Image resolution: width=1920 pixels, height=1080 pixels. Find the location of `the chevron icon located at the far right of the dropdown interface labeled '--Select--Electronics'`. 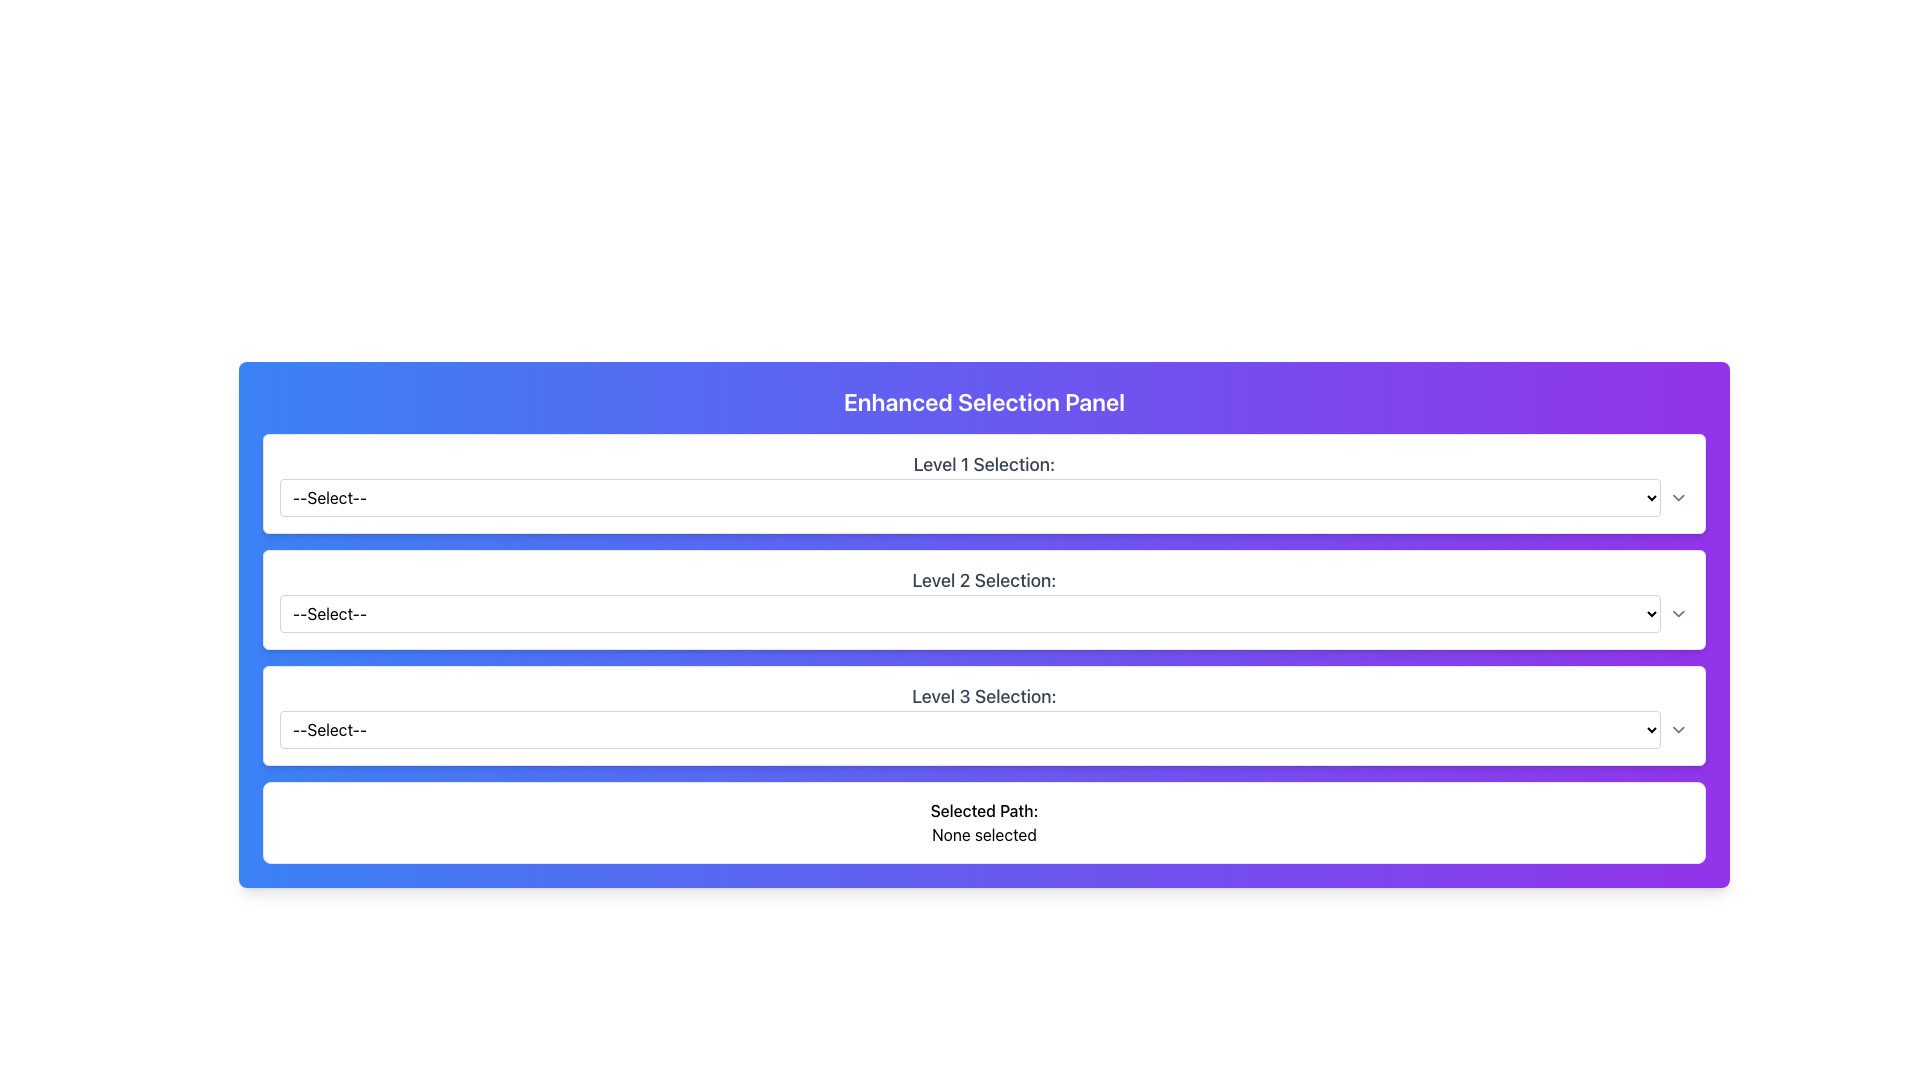

the chevron icon located at the far right of the dropdown interface labeled '--Select--Electronics' is located at coordinates (1679, 612).